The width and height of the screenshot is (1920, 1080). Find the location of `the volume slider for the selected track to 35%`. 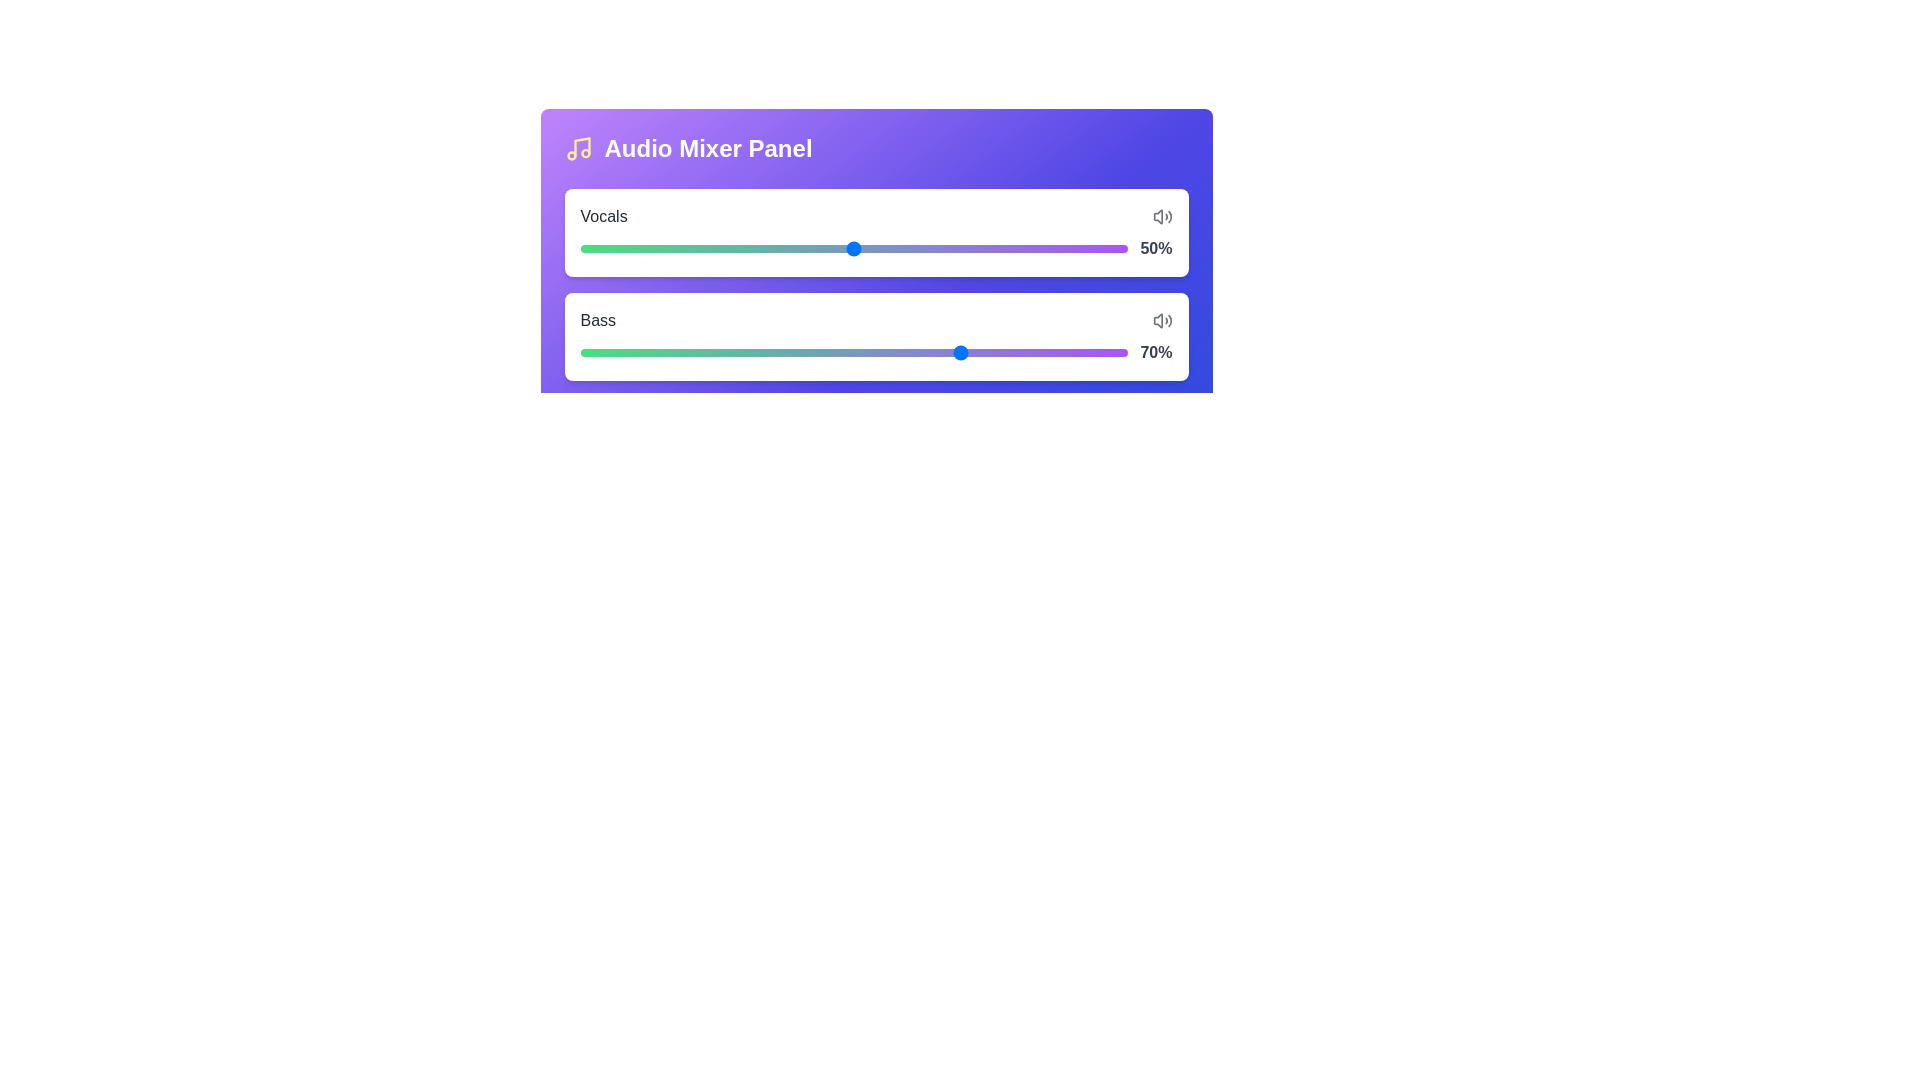

the volume slider for the selected track to 35% is located at coordinates (771, 244).